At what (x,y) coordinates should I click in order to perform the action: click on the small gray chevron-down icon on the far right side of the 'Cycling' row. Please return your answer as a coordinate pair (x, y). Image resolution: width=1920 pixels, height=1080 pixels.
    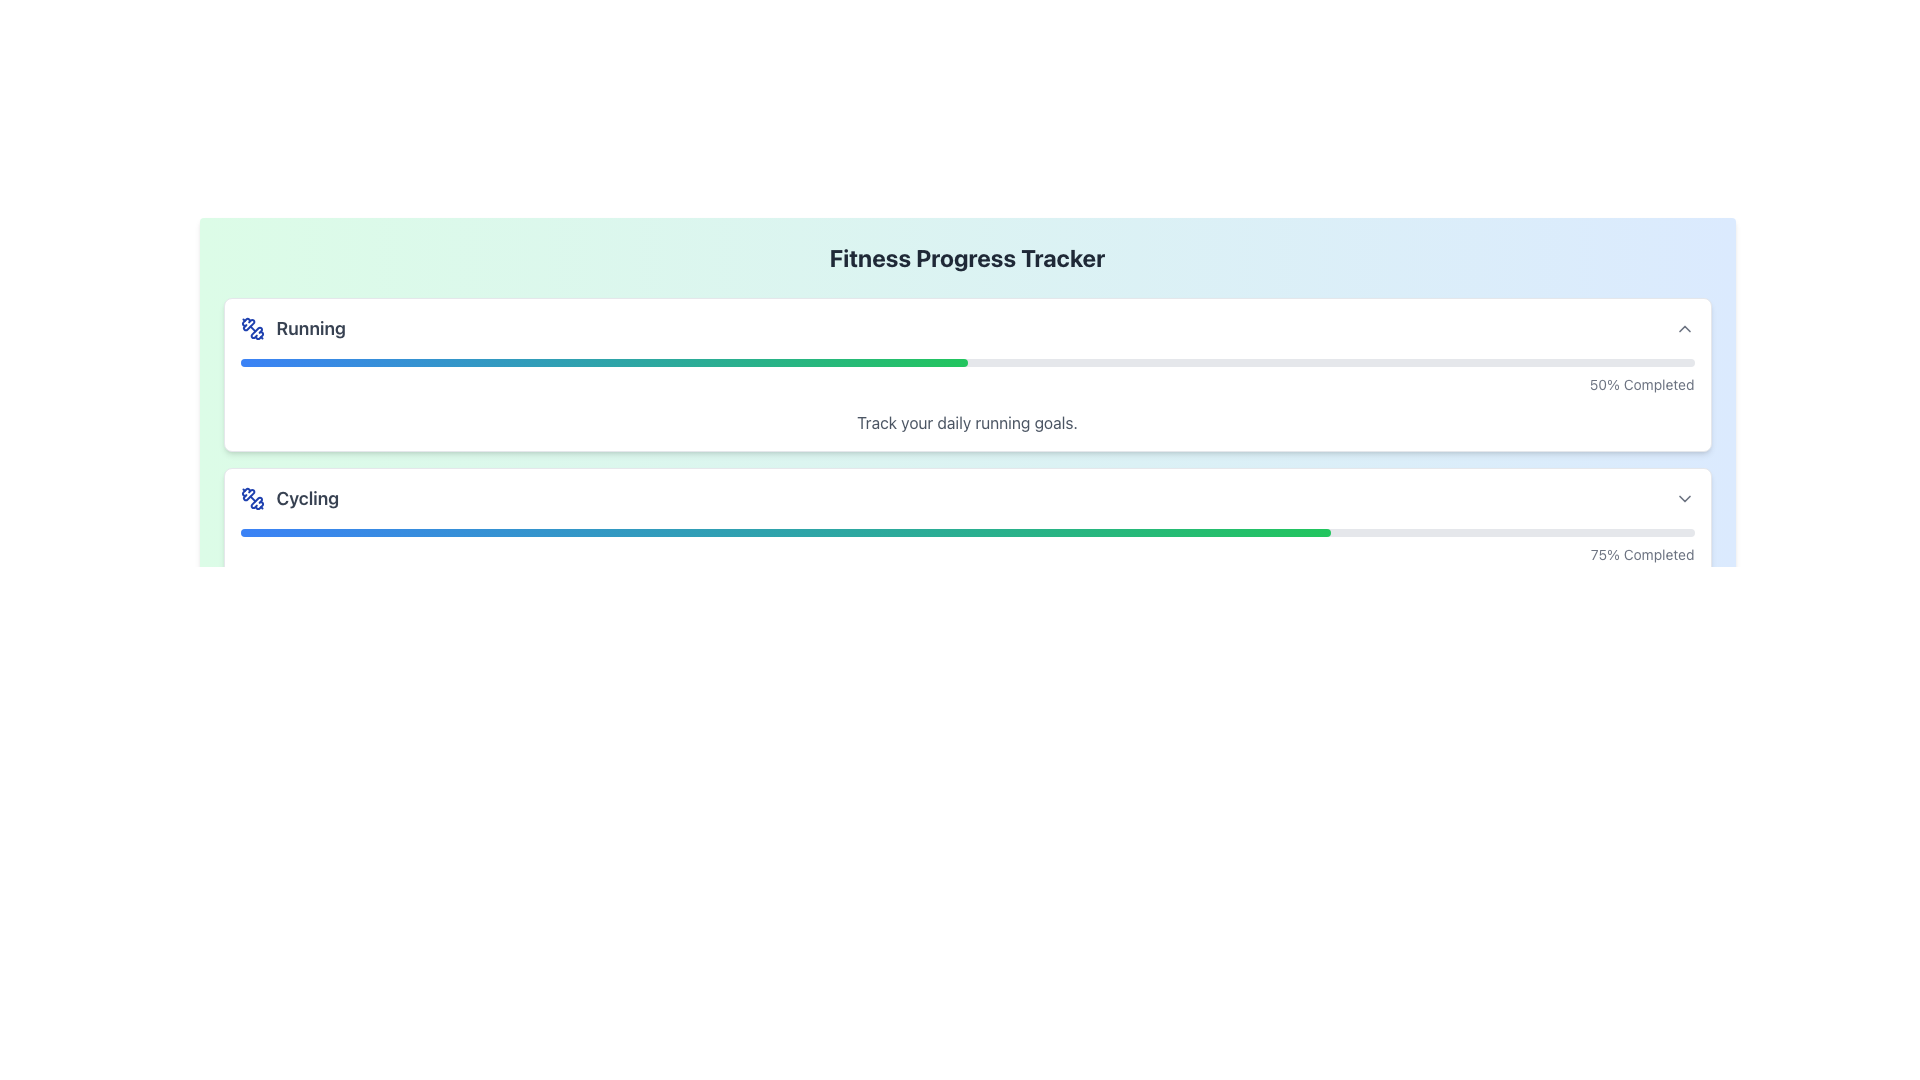
    Looking at the image, I should click on (1683, 497).